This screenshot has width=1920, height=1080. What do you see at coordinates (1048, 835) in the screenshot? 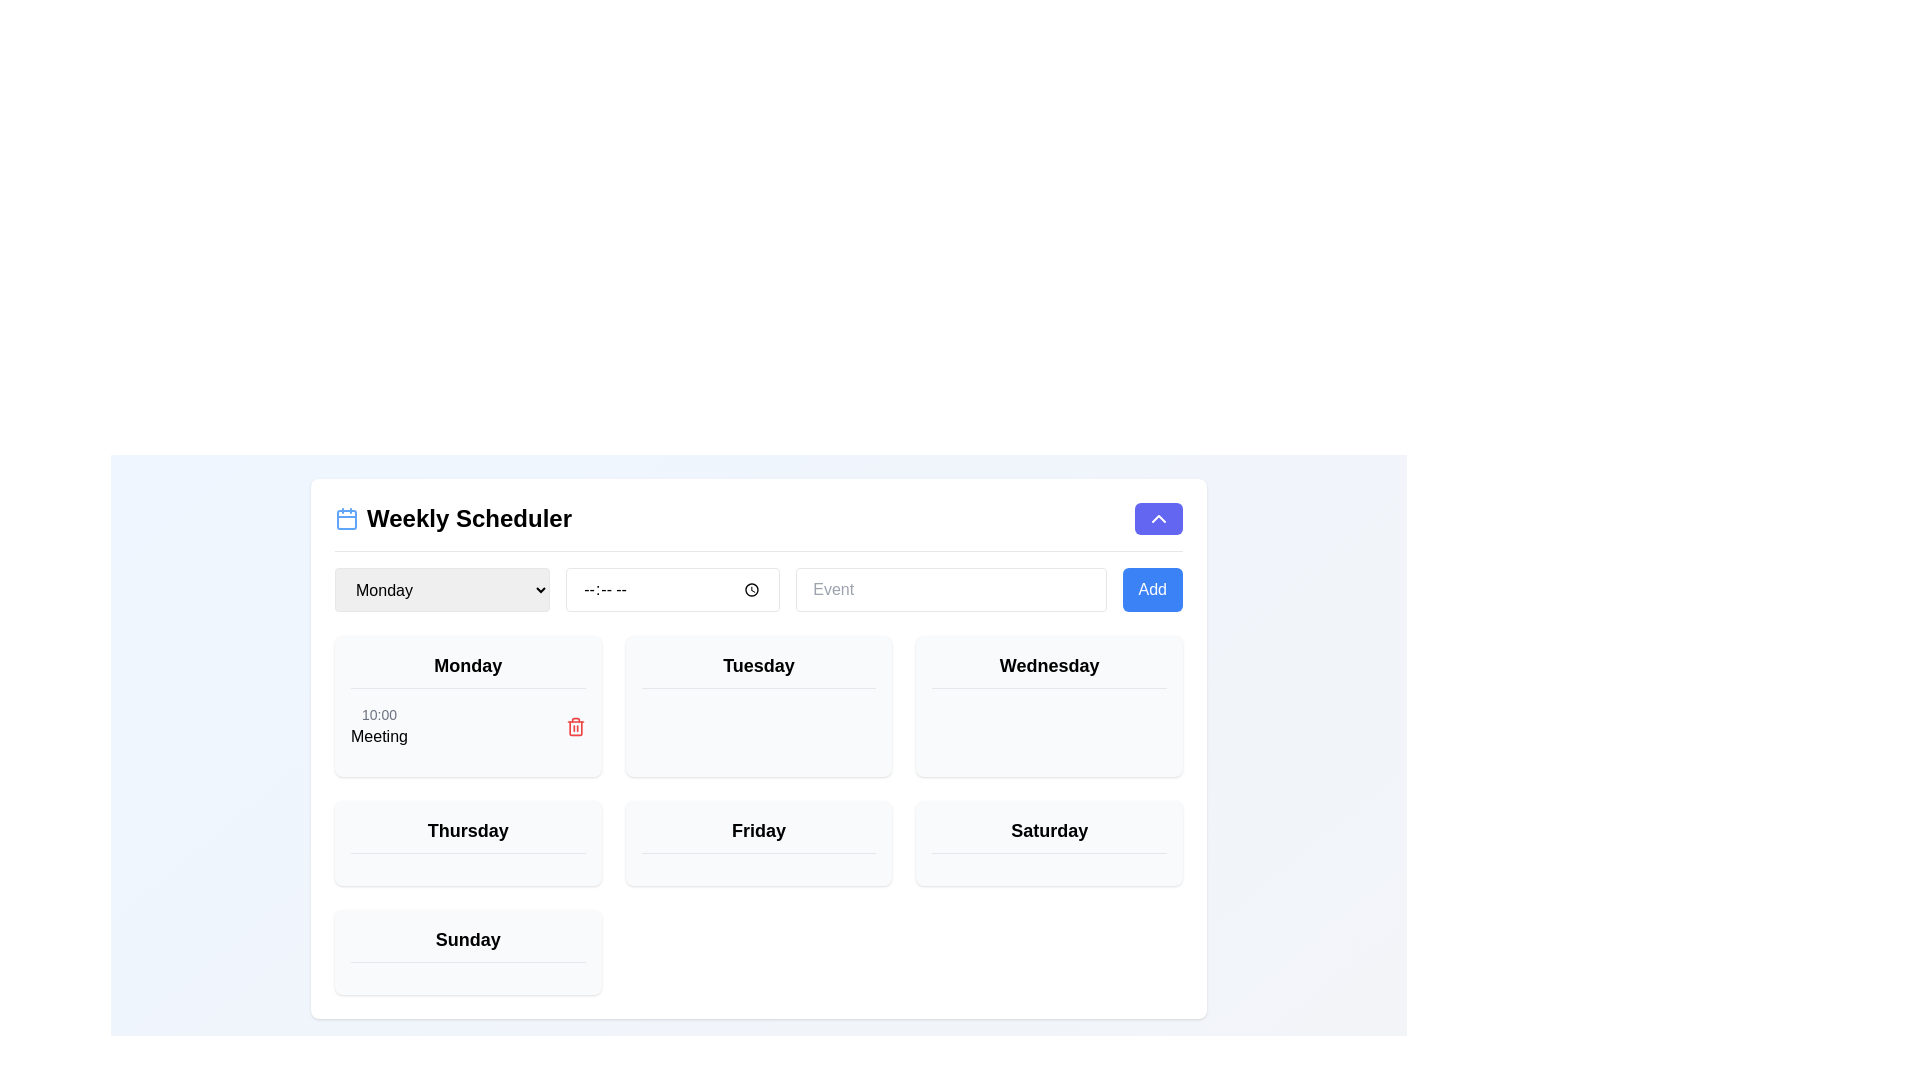
I see `the 'Saturday' header label in the scheduler interface, which is visually prominent with a bold font and a bottom border, located in the bottom-right section of the scheduler` at bounding box center [1048, 835].